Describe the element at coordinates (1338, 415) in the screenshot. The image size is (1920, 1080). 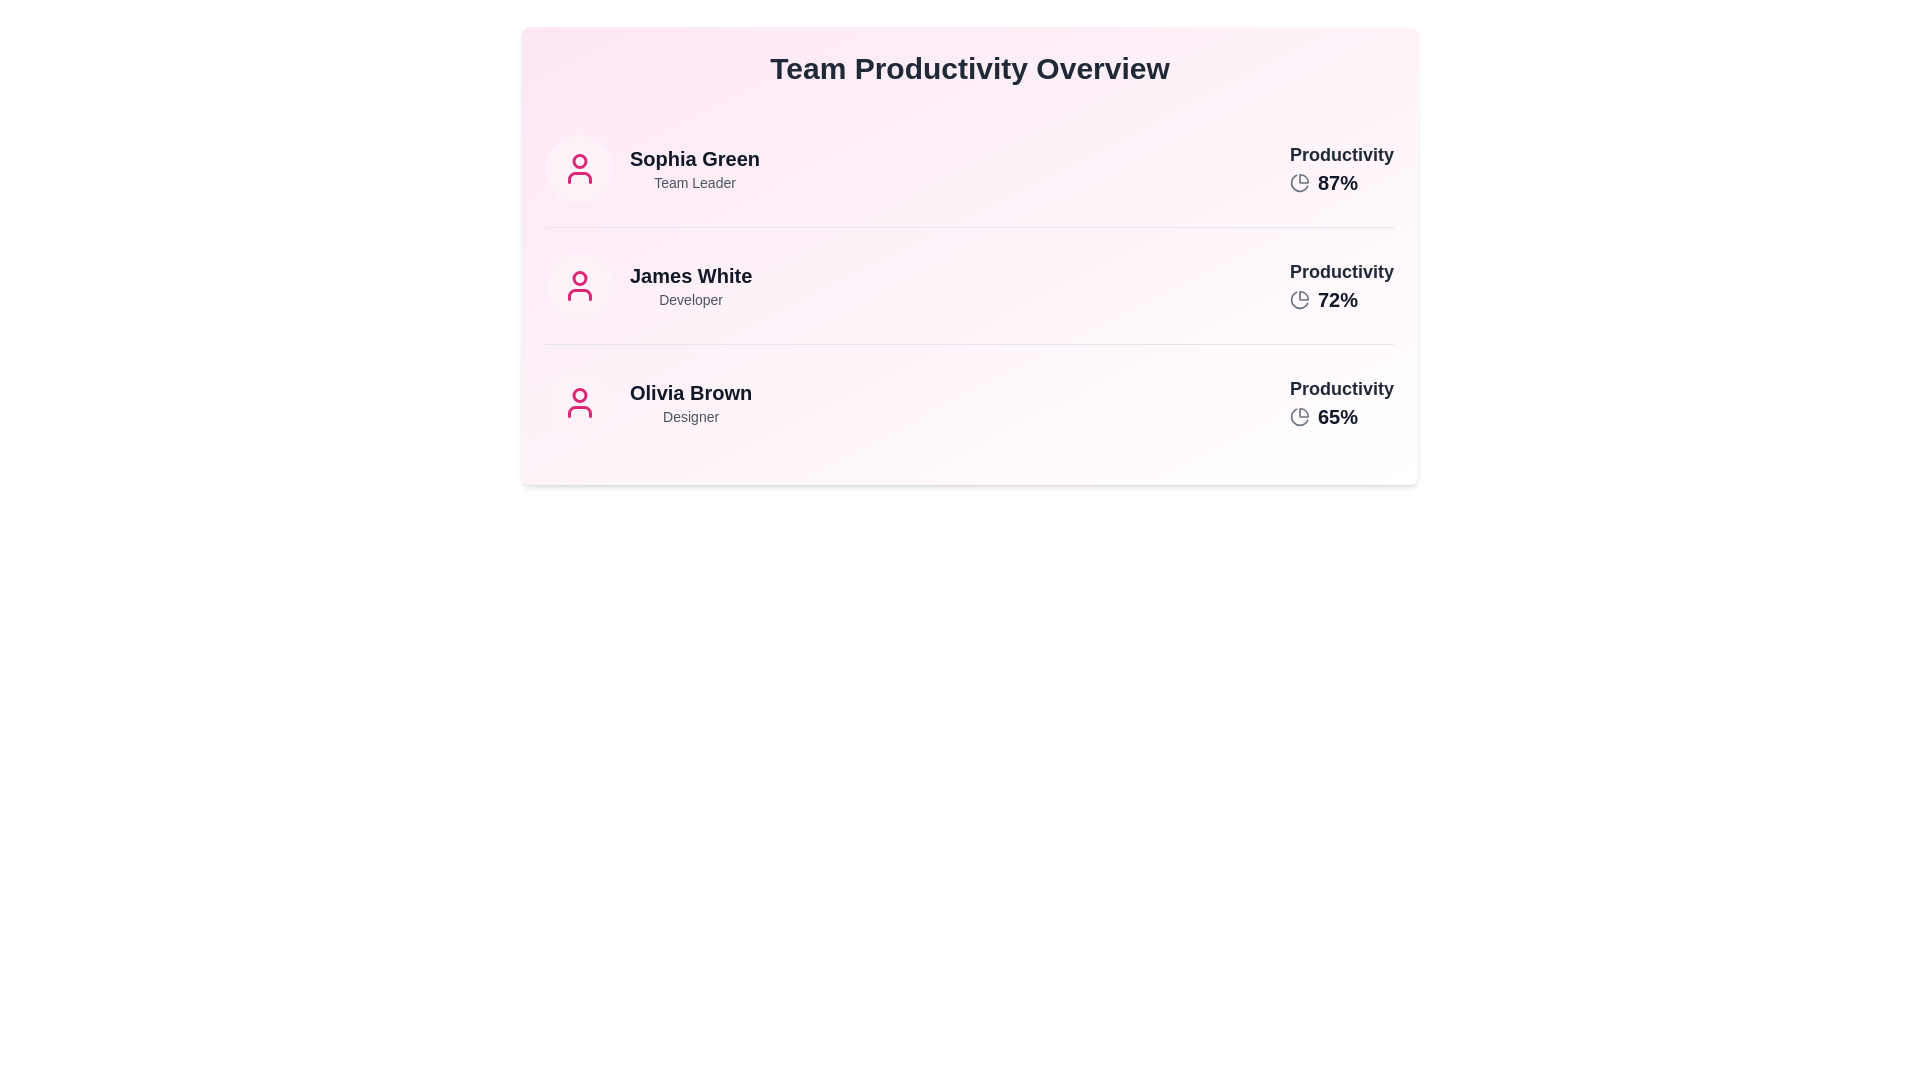
I see `the text display indicating the productivity percentage of Olivia Brown in the 'Team Productivity Overview' interface` at that location.